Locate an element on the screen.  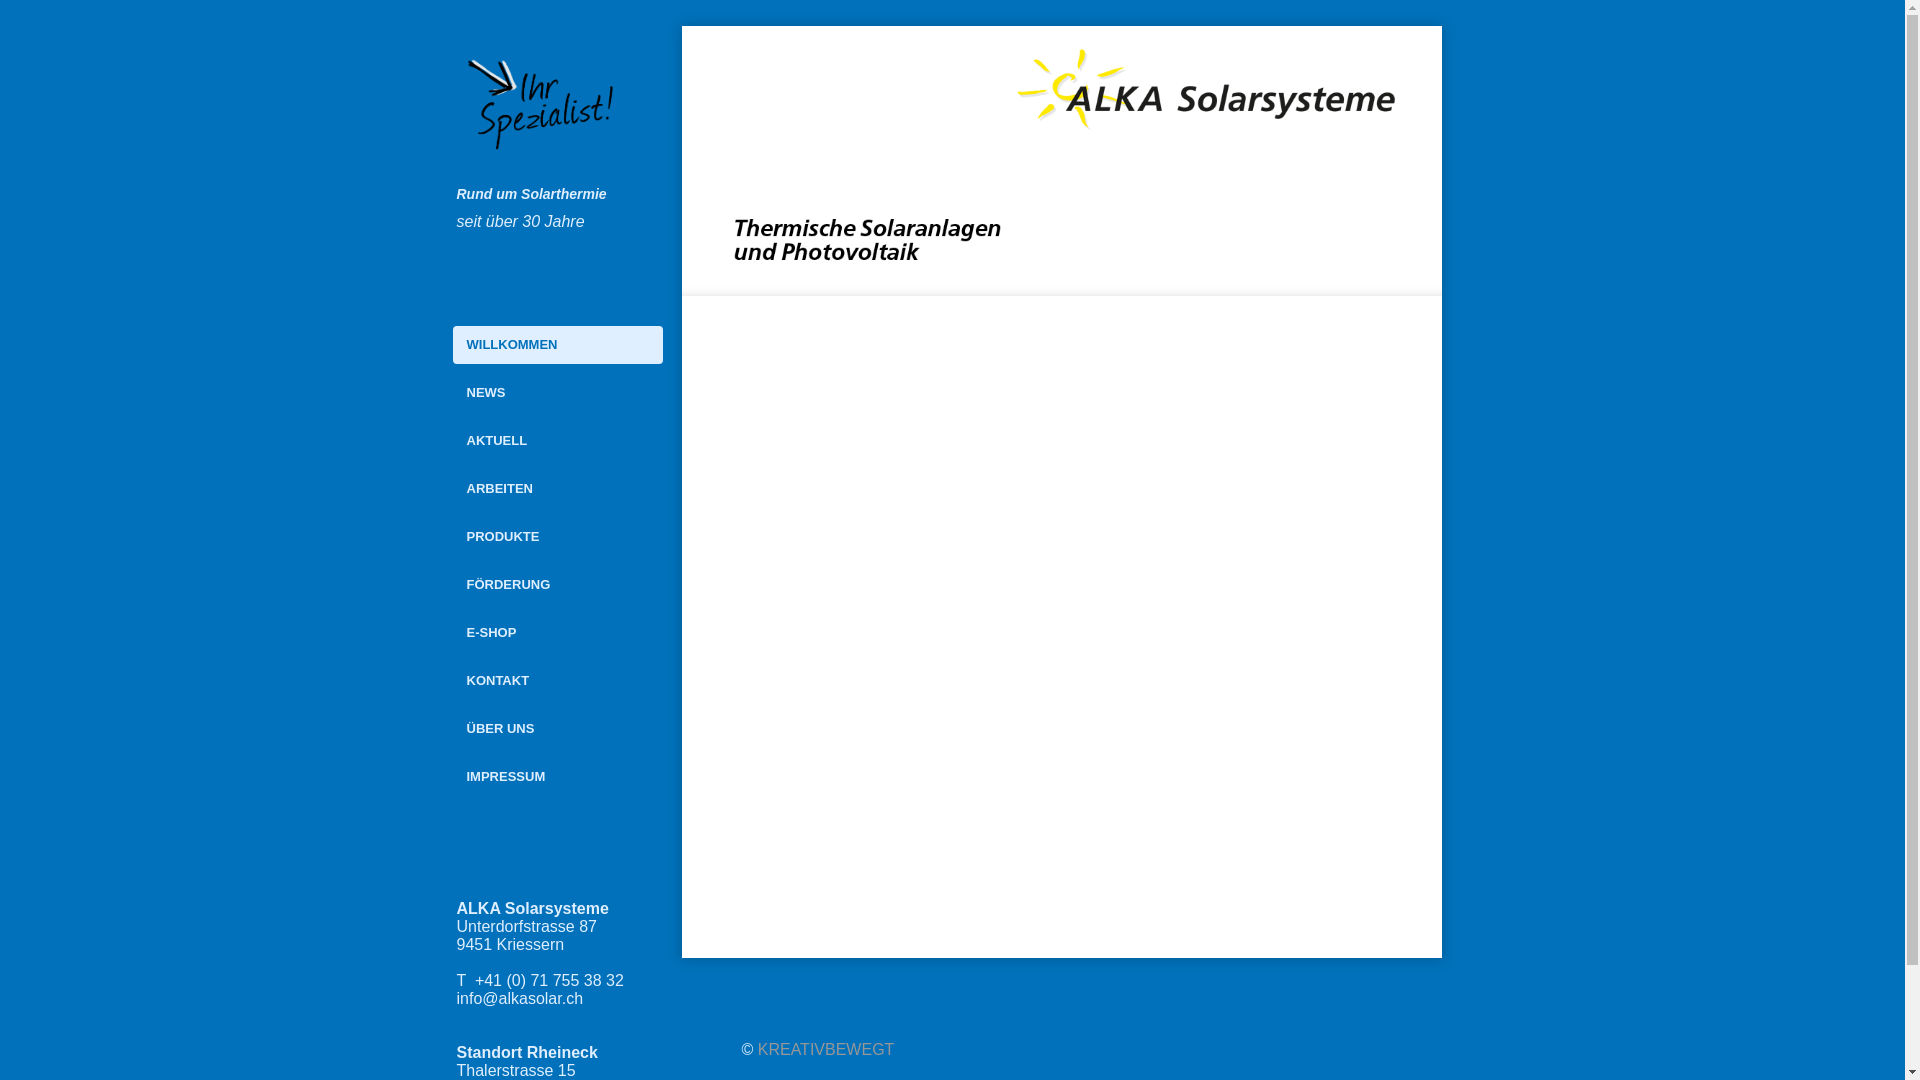
'KONTAKT' is located at coordinates (556, 680).